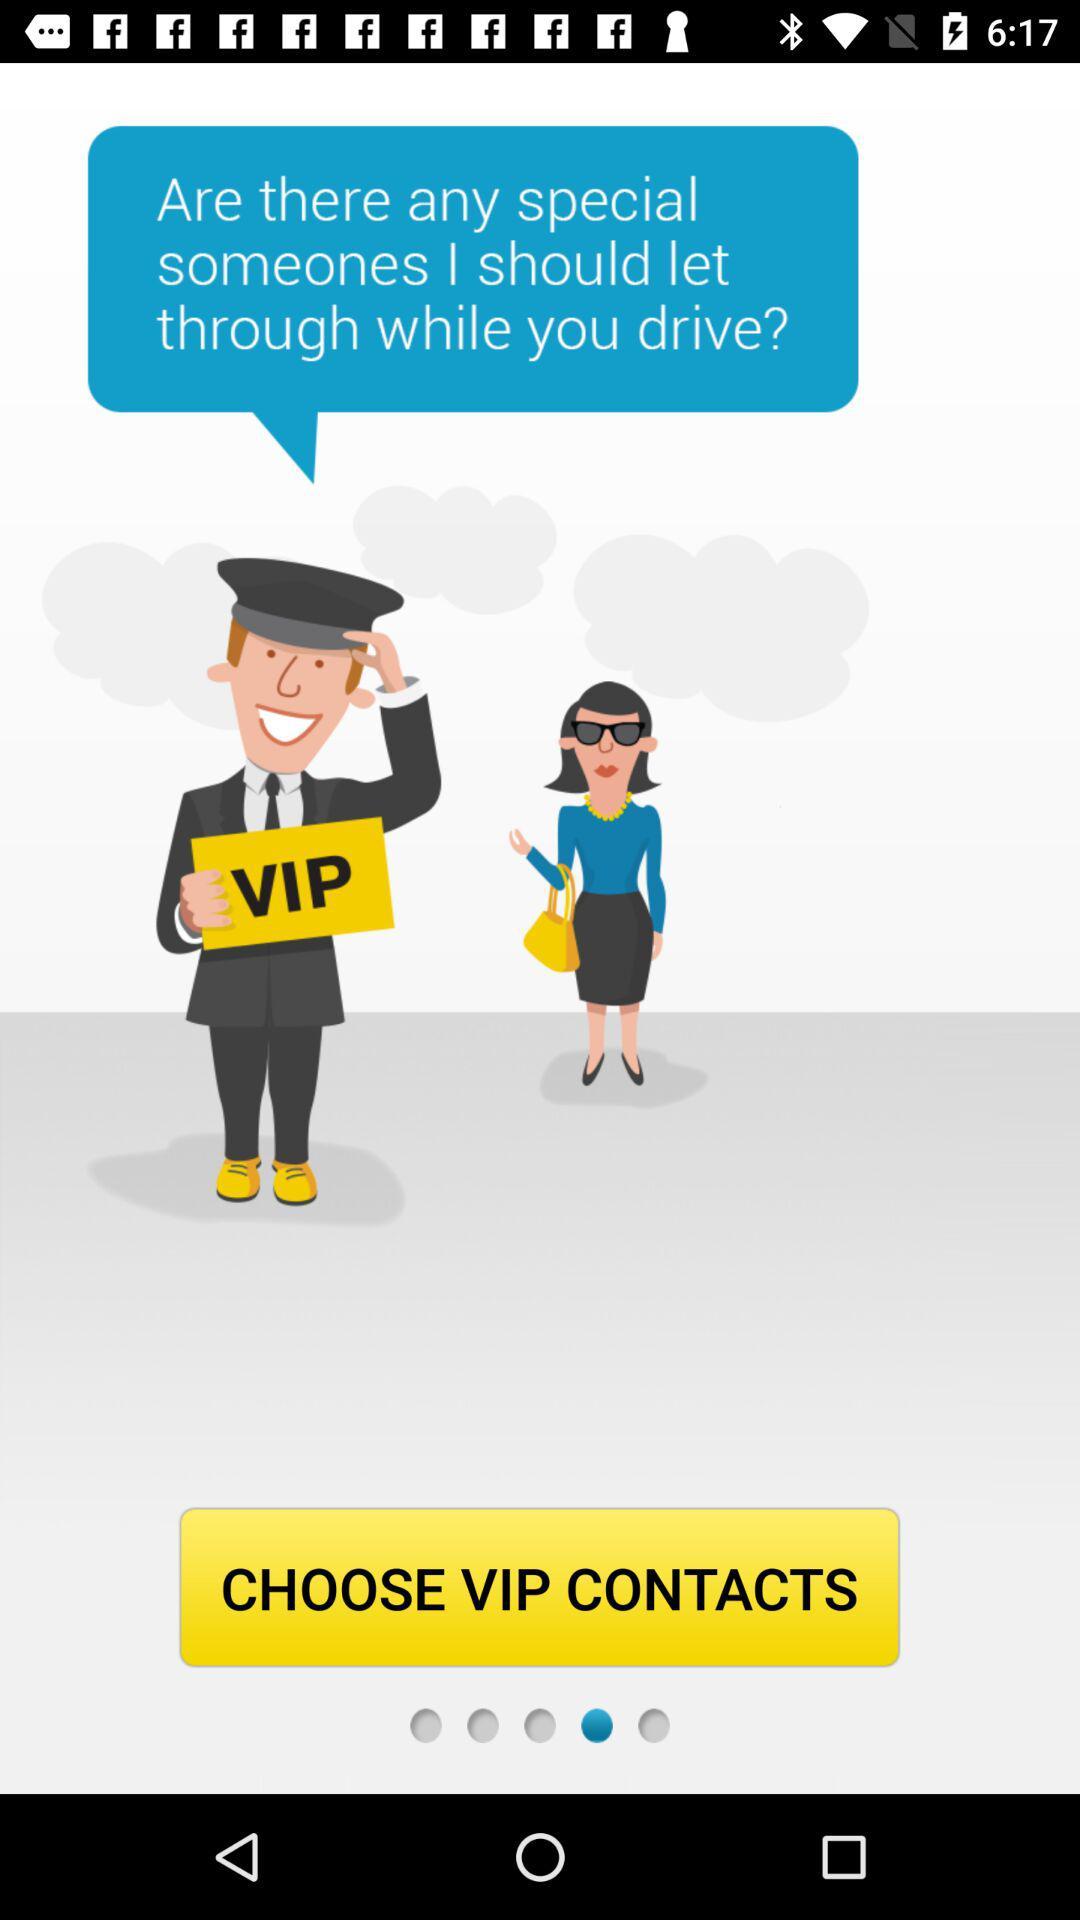  What do you see at coordinates (424, 1724) in the screenshot?
I see `choose vip contacts` at bounding box center [424, 1724].